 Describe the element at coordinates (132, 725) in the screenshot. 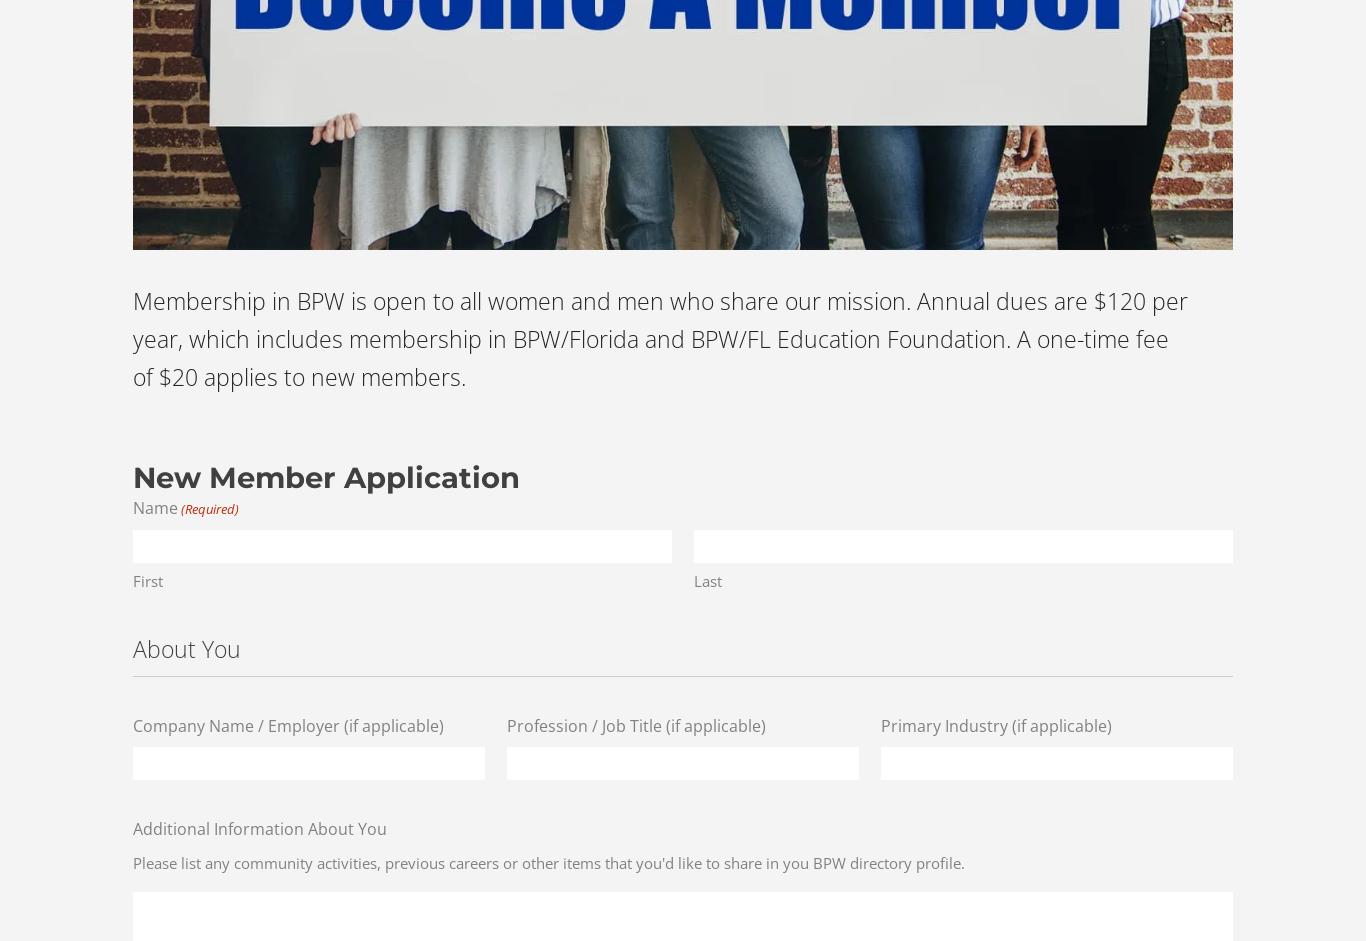

I see `'Company Name / Employer (if applicable)'` at that location.